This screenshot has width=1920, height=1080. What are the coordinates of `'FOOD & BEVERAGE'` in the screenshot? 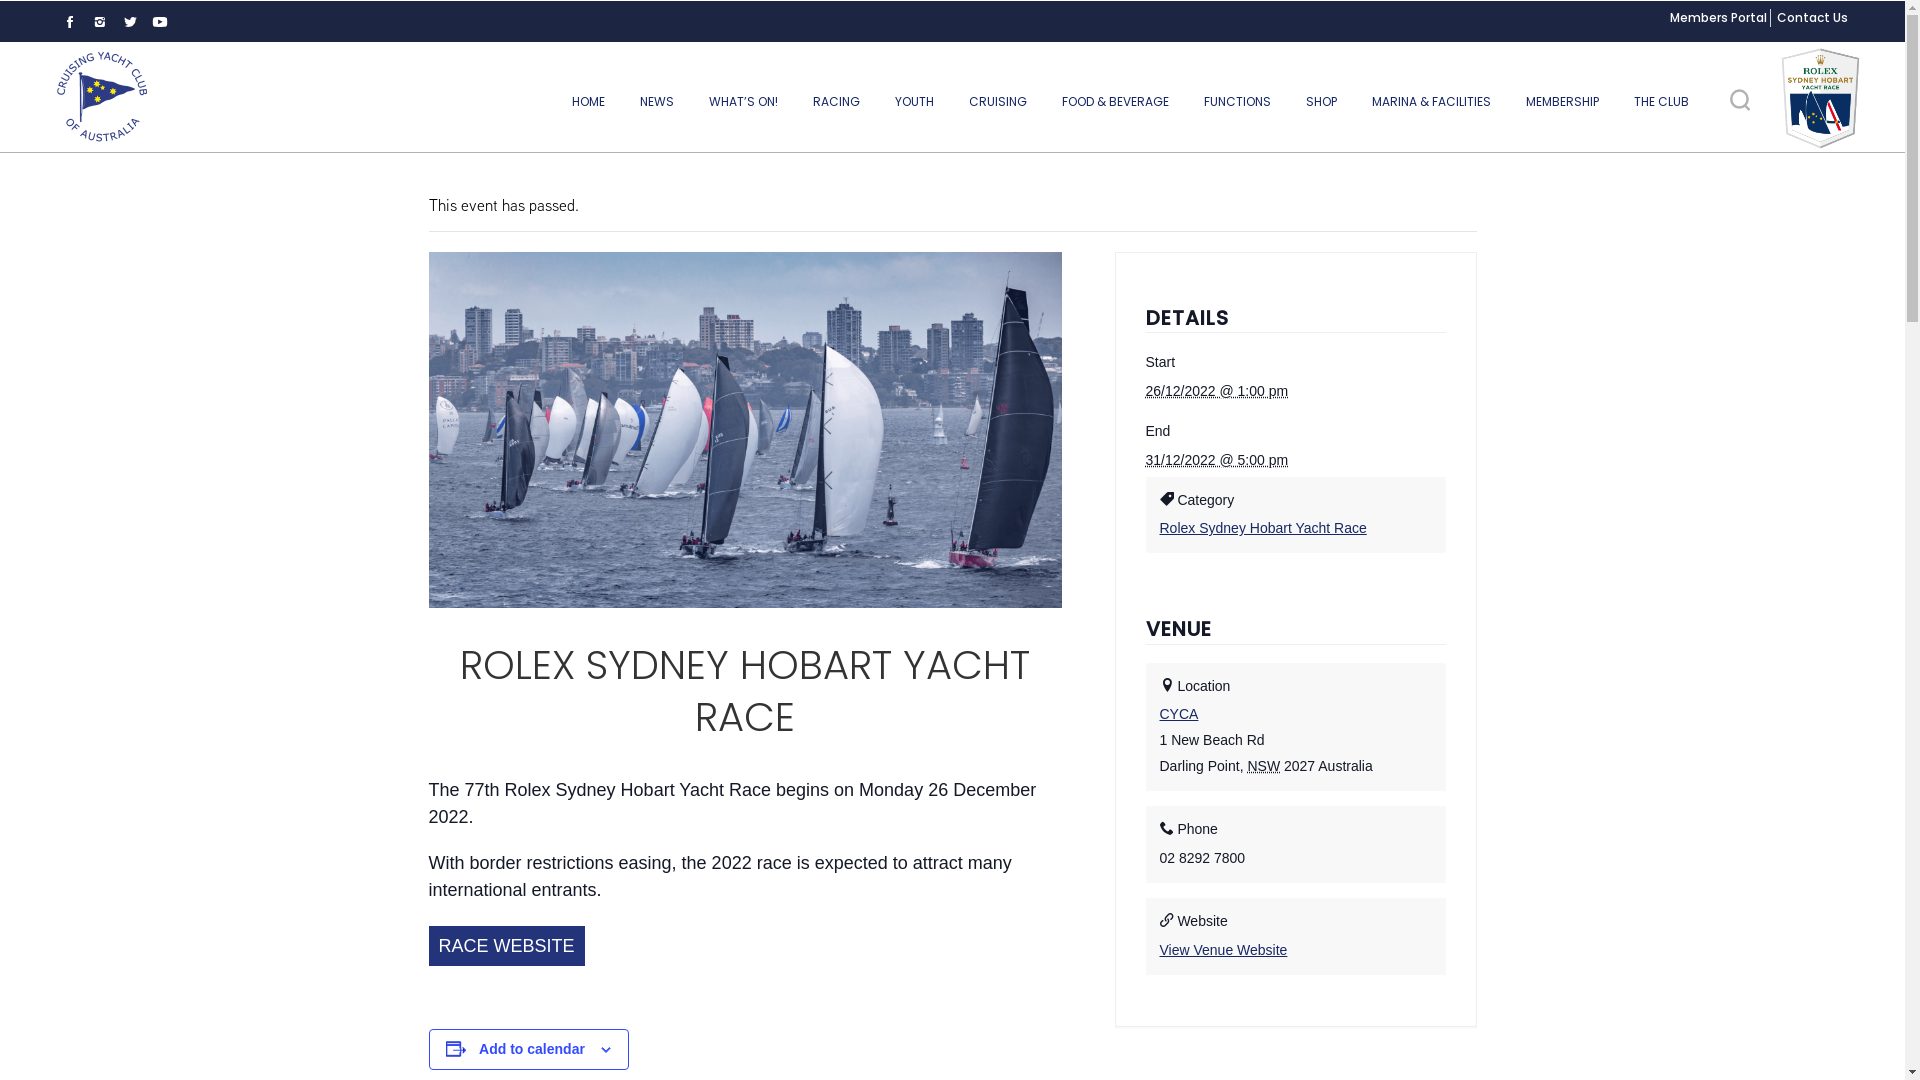 It's located at (1114, 101).